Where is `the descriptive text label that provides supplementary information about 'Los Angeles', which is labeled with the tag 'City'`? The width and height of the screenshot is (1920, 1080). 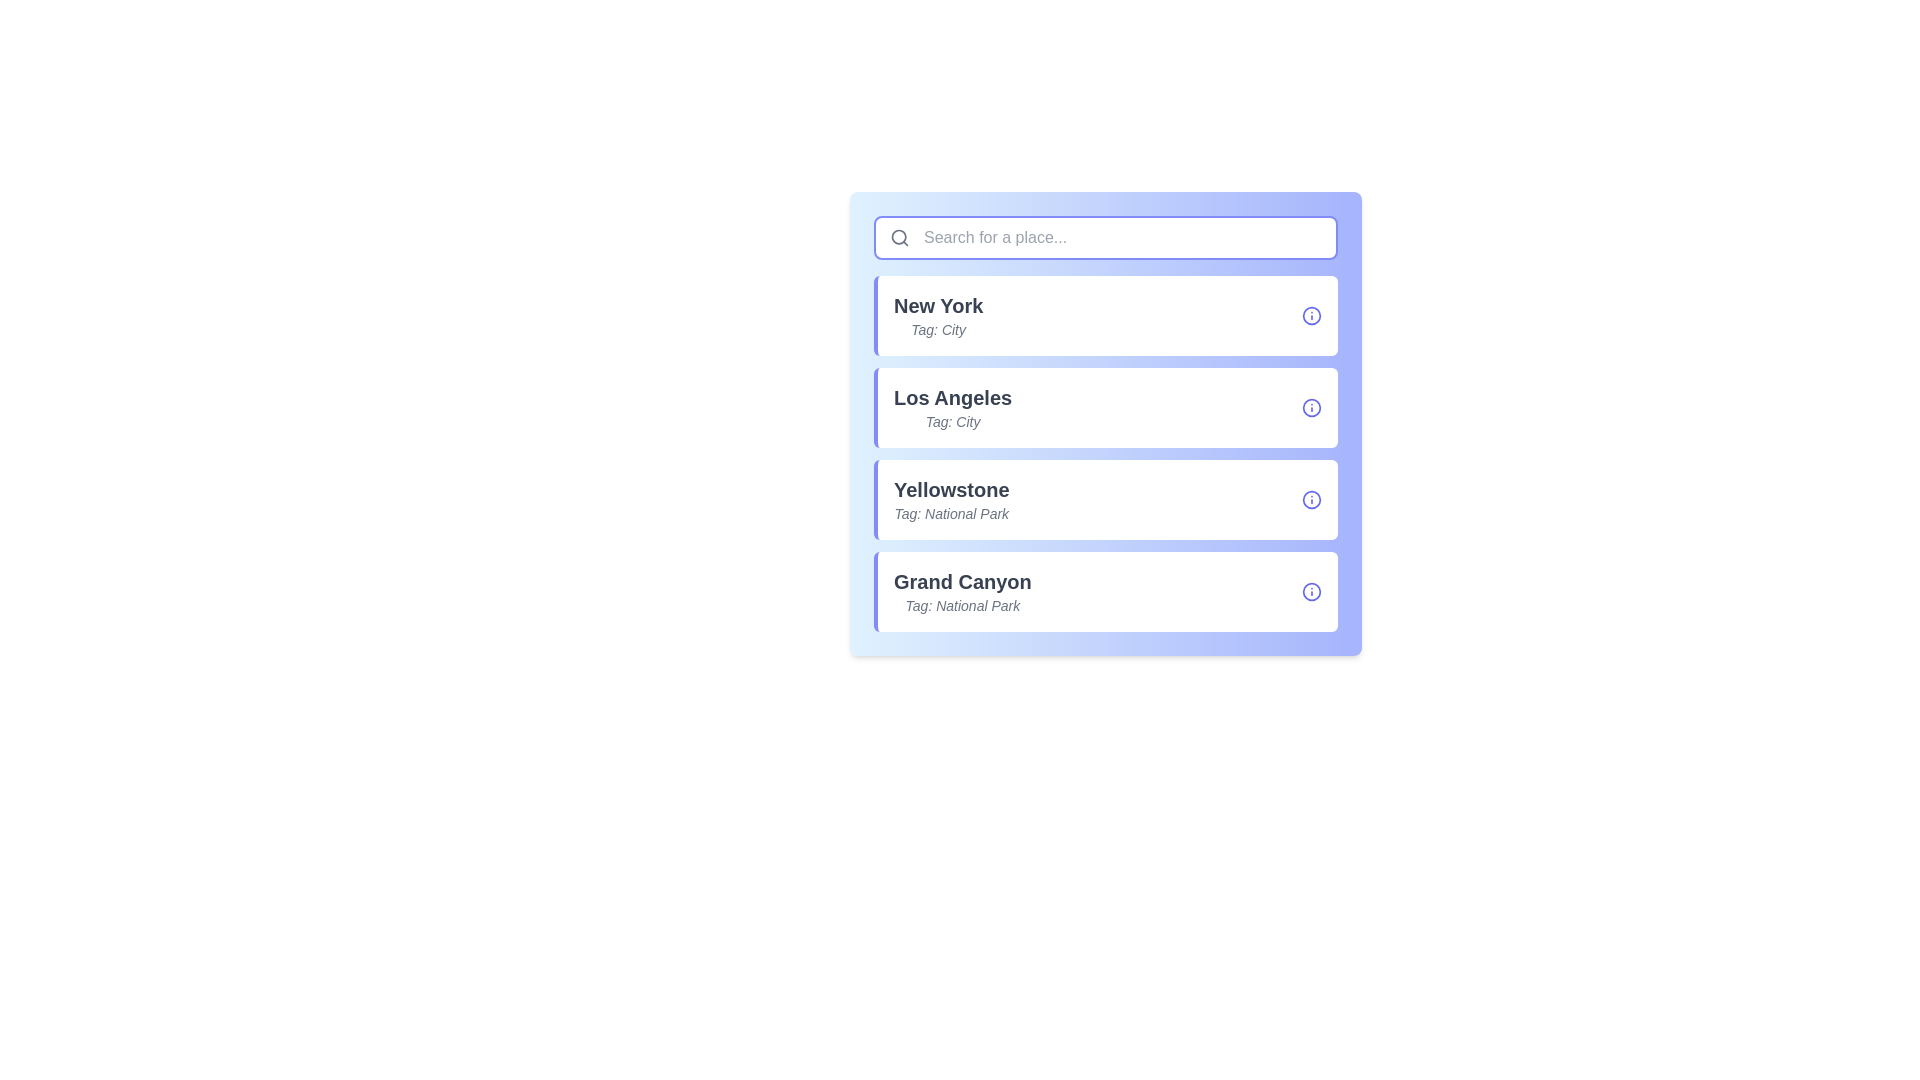 the descriptive text label that provides supplementary information about 'Los Angeles', which is labeled with the tag 'City' is located at coordinates (952, 420).